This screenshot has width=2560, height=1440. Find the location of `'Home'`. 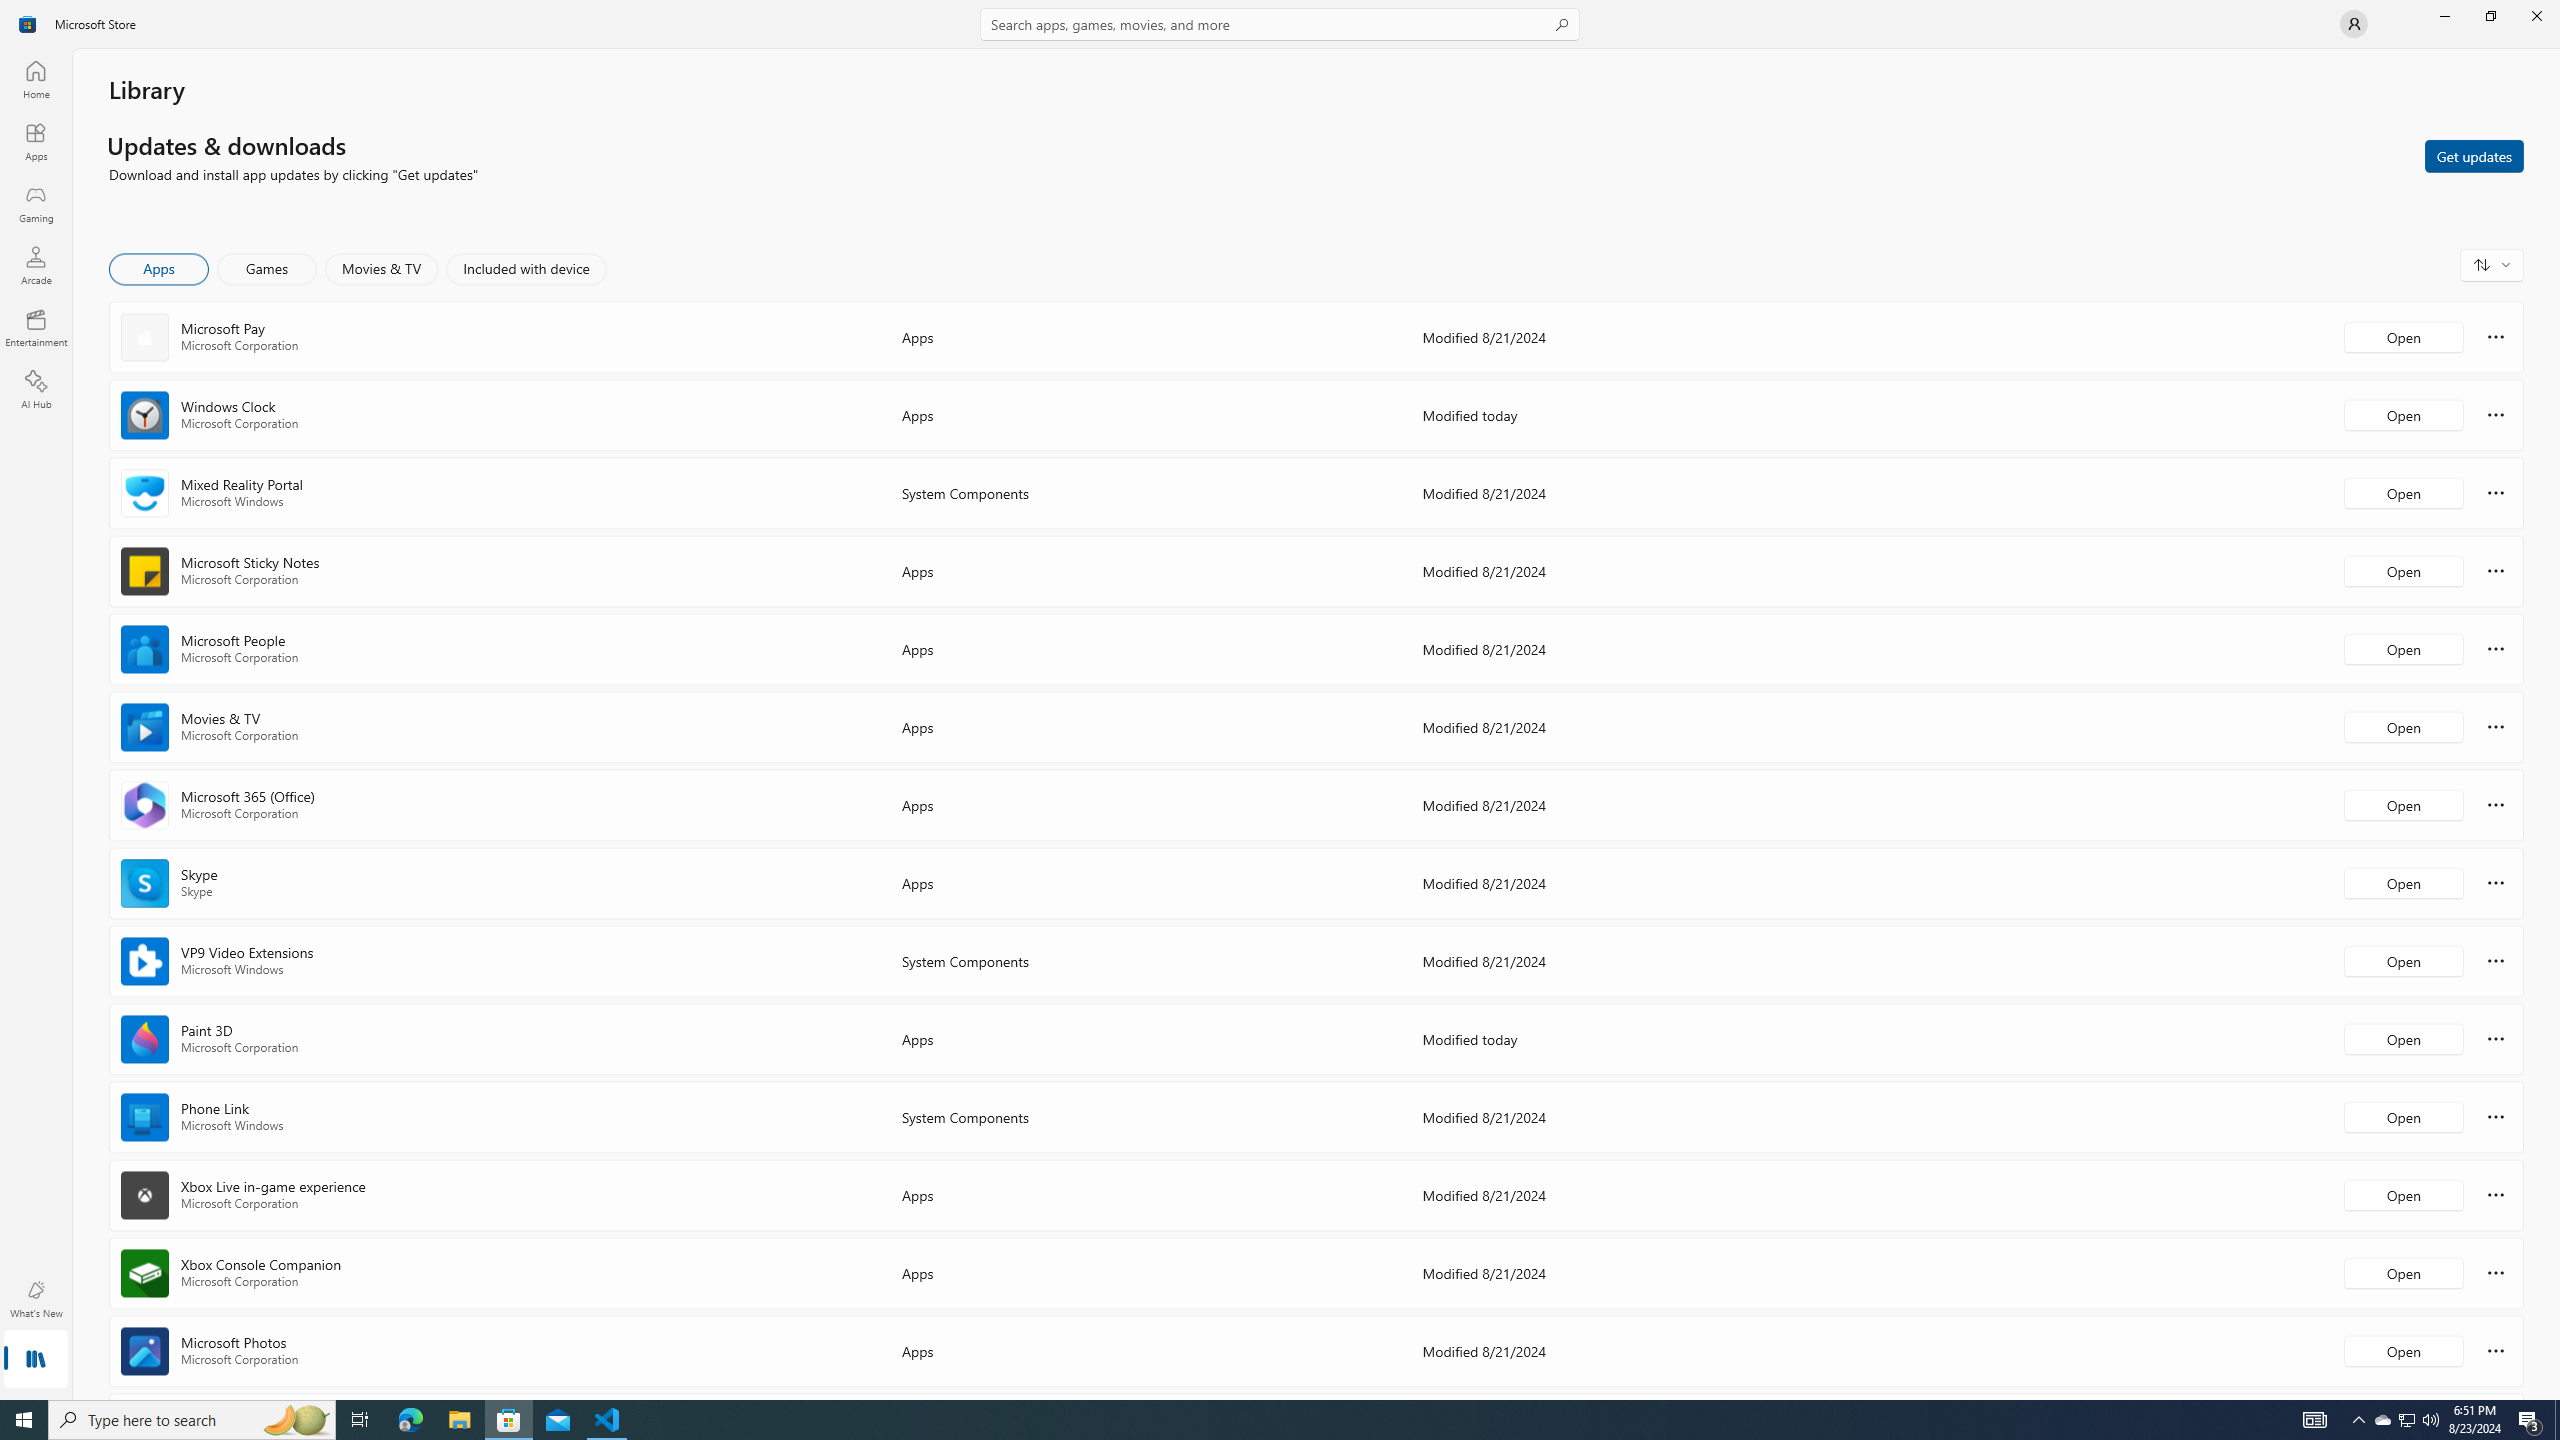

'Home' is located at coordinates (34, 78).